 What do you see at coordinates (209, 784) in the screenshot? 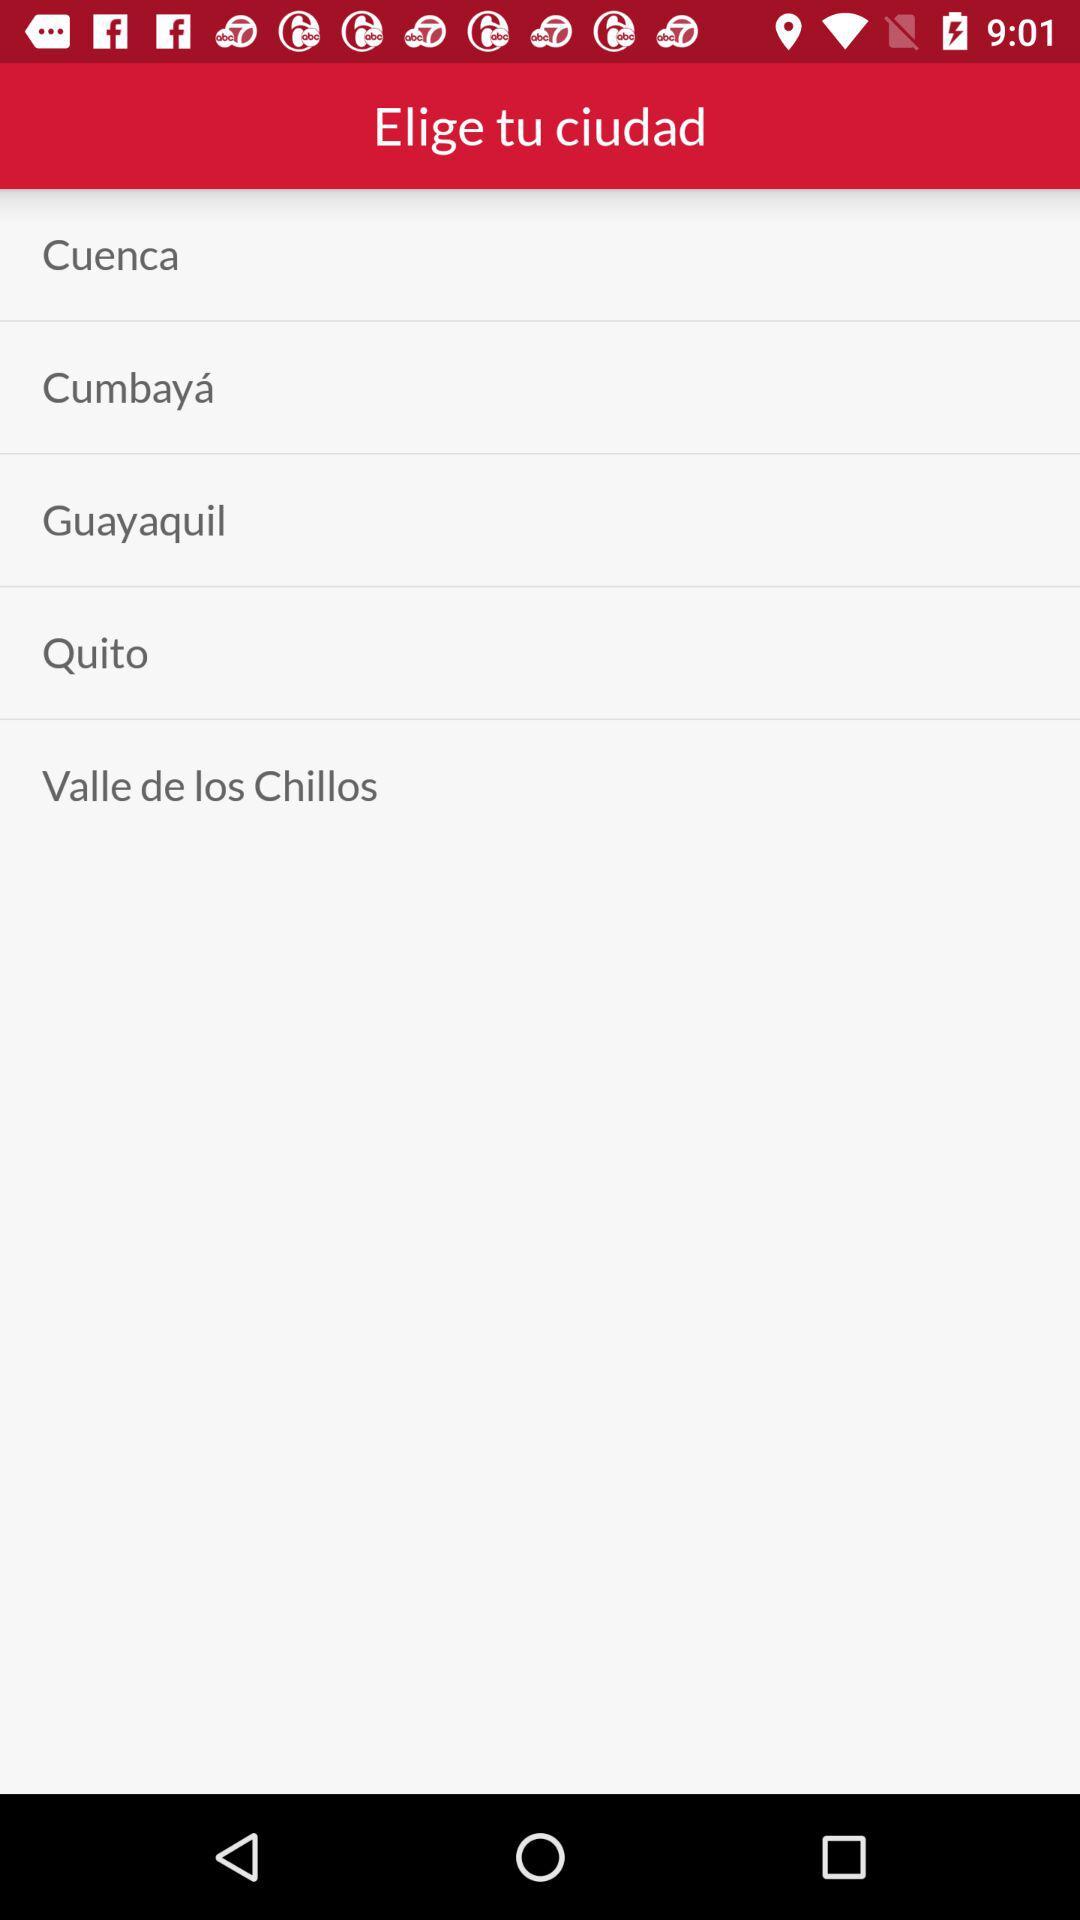
I see `the valle de los` at bounding box center [209, 784].